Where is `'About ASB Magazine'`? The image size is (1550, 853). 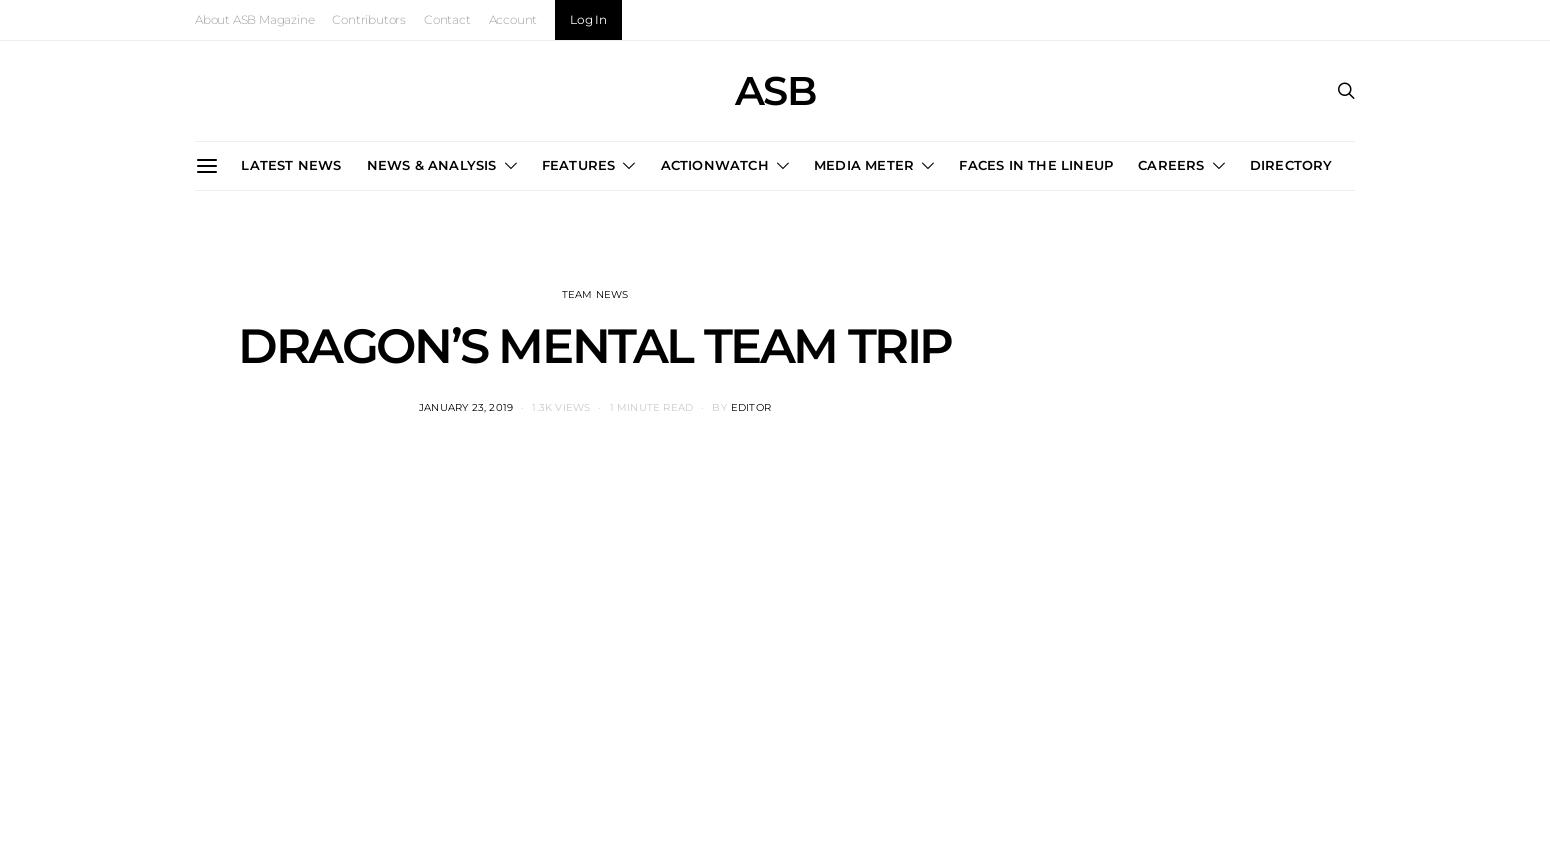
'About ASB Magazine' is located at coordinates (193, 18).